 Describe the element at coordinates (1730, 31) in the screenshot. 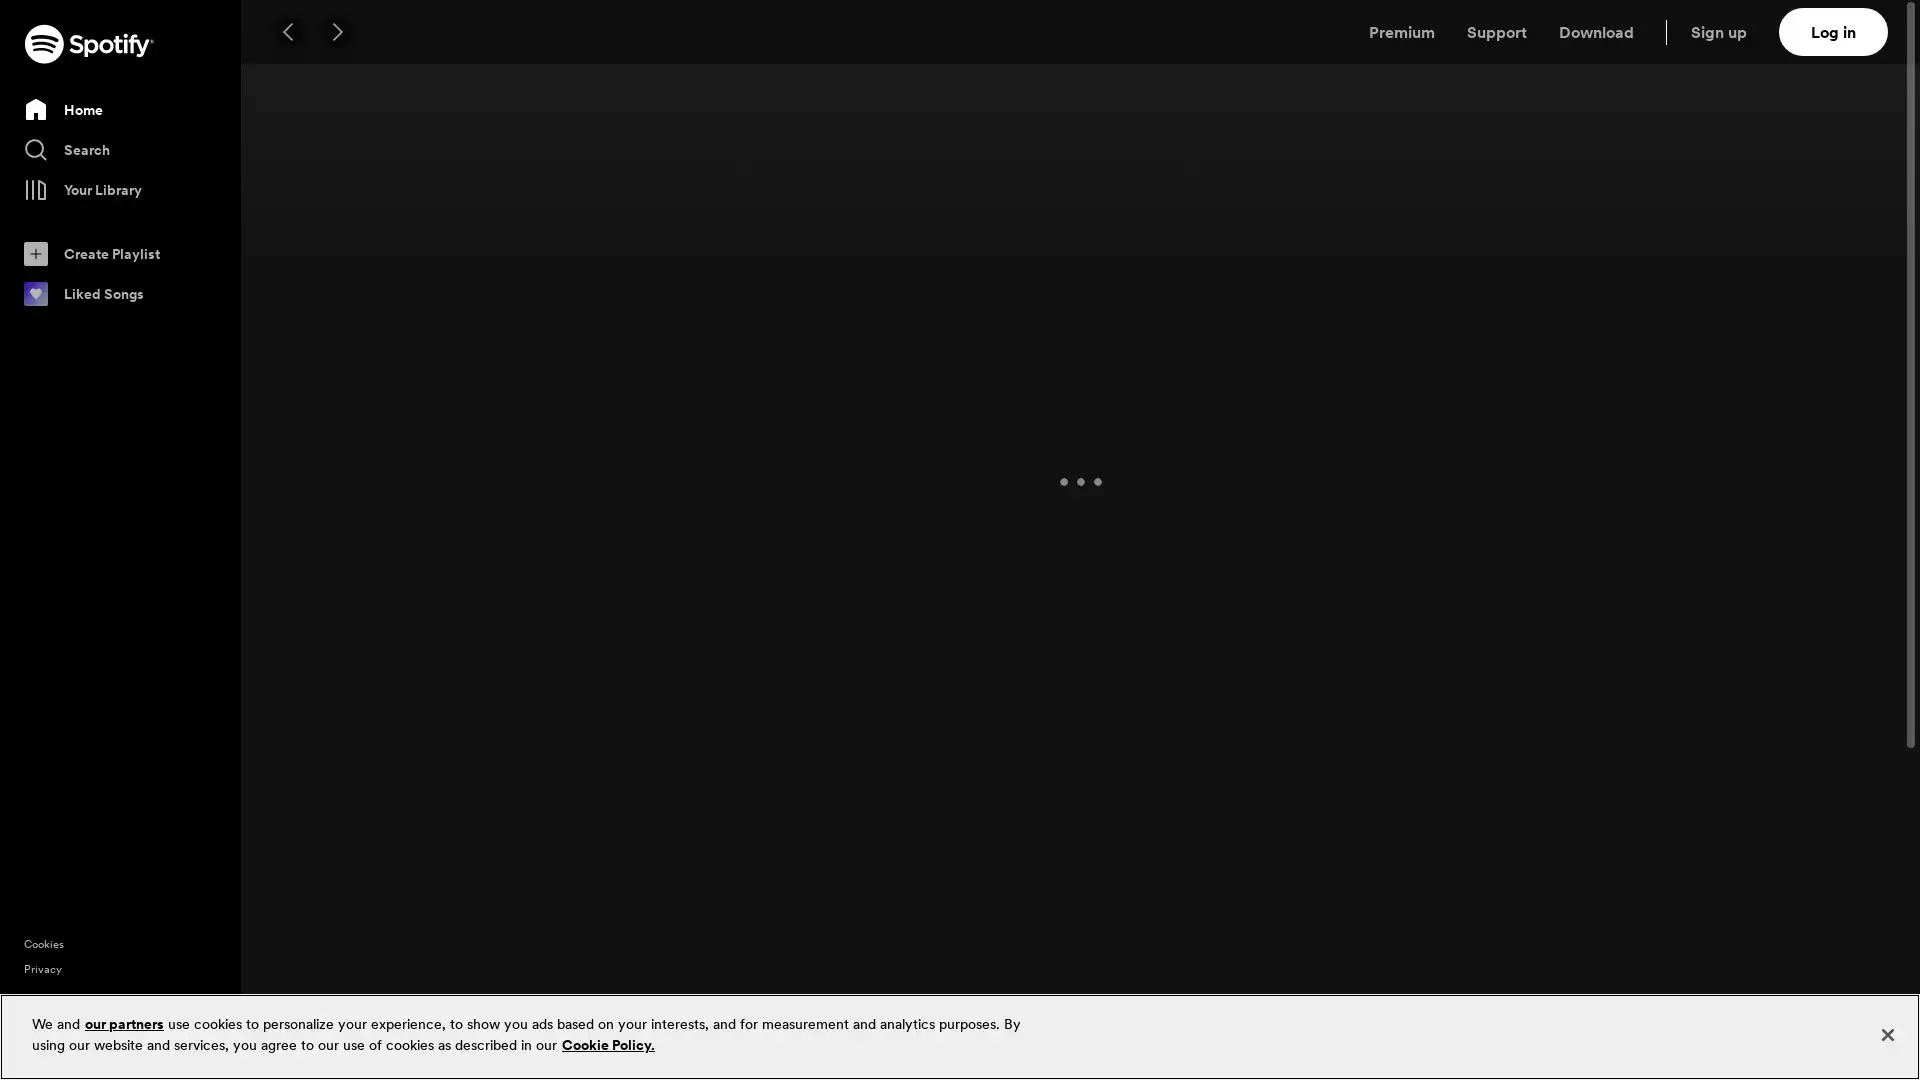

I see `Sign up` at that location.